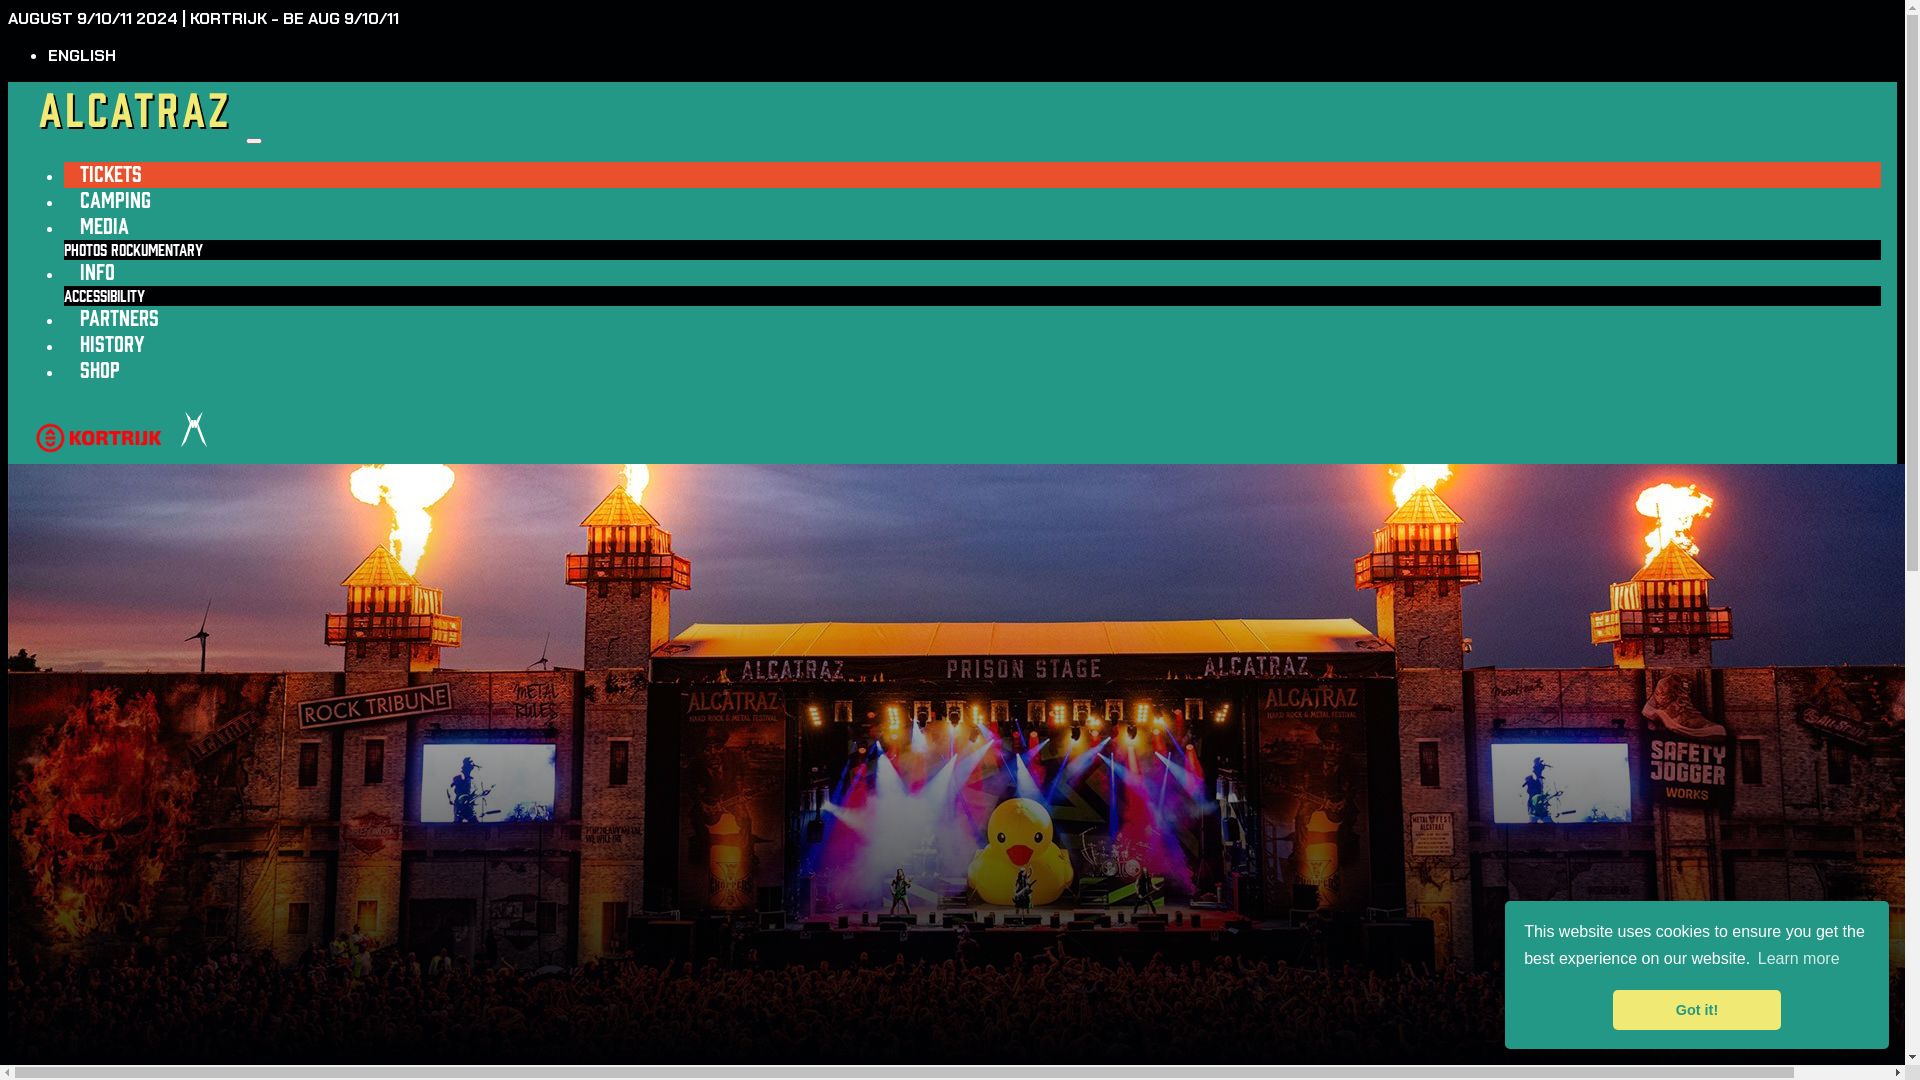 This screenshot has height=1080, width=1920. I want to click on 'ROCKUMENTARY', so click(156, 249).